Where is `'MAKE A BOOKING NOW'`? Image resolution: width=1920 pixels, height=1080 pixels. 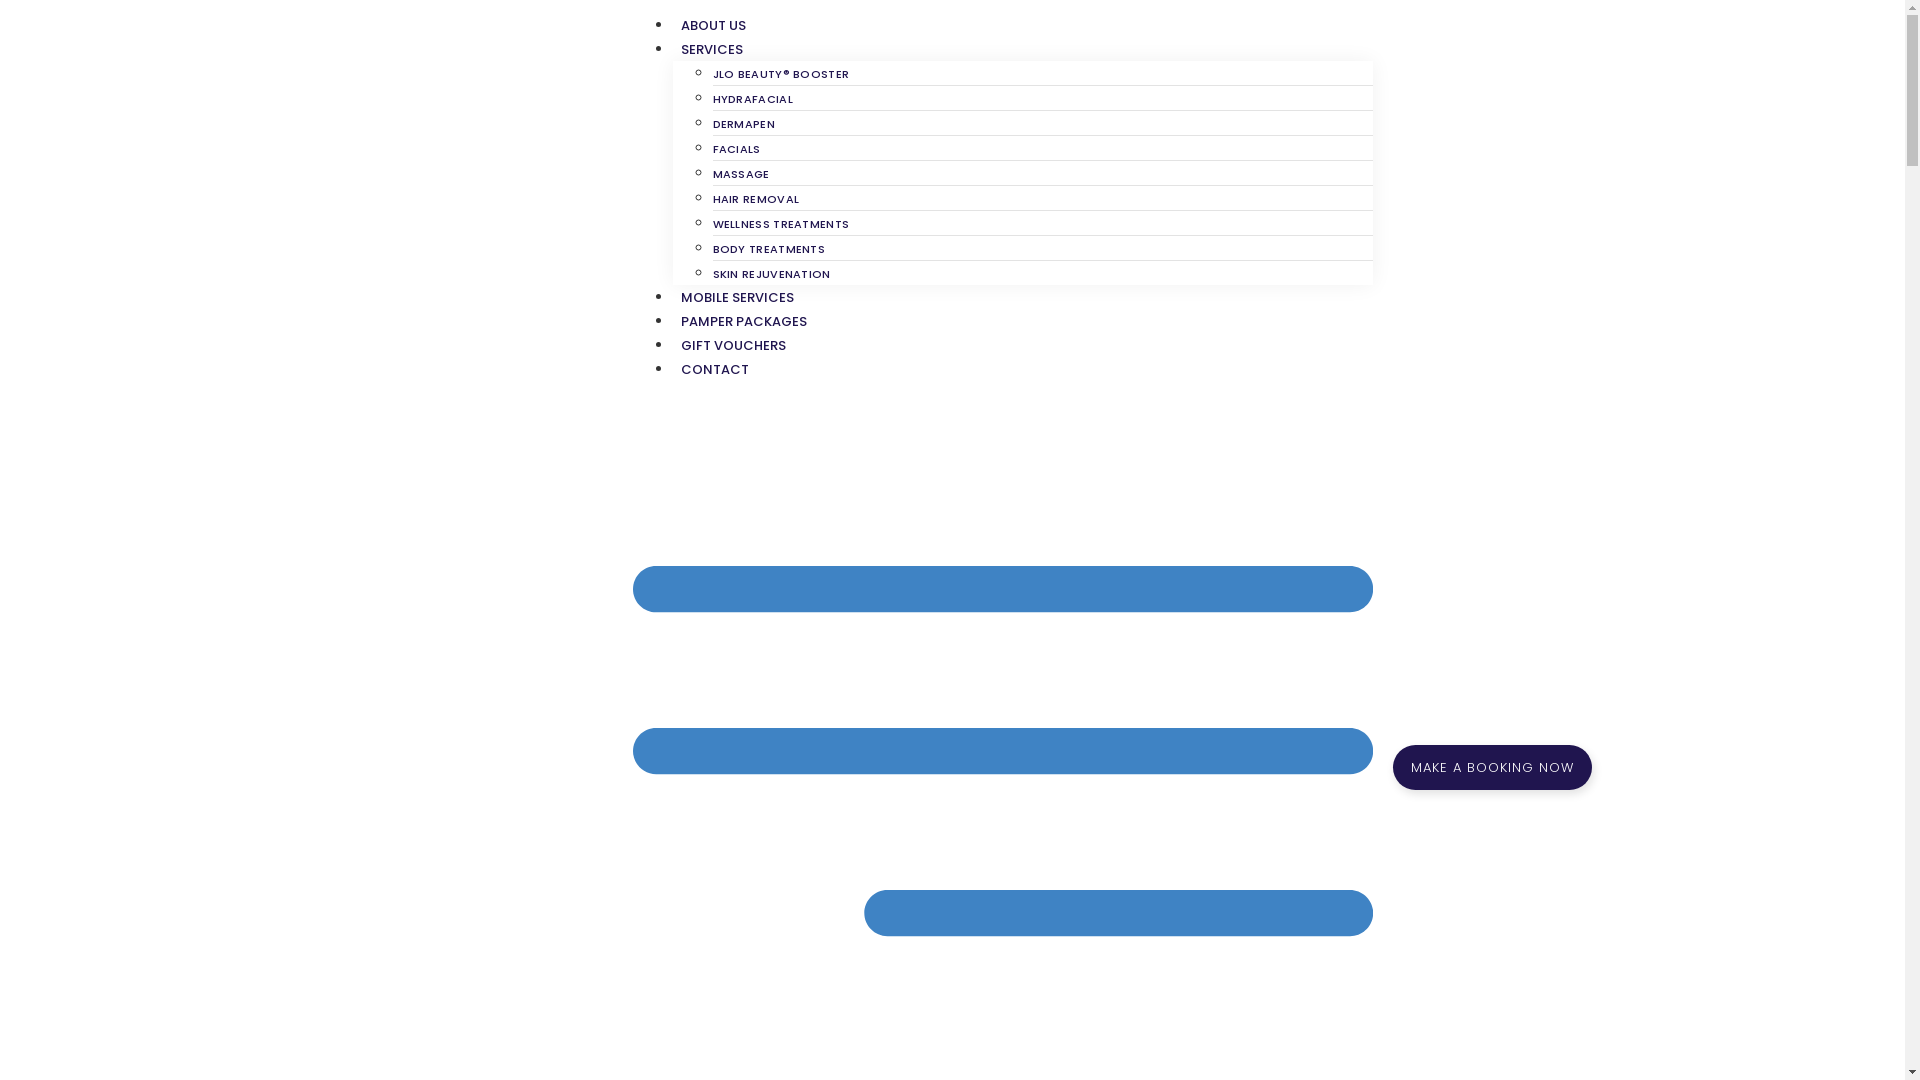 'MAKE A BOOKING NOW' is located at coordinates (1492, 766).